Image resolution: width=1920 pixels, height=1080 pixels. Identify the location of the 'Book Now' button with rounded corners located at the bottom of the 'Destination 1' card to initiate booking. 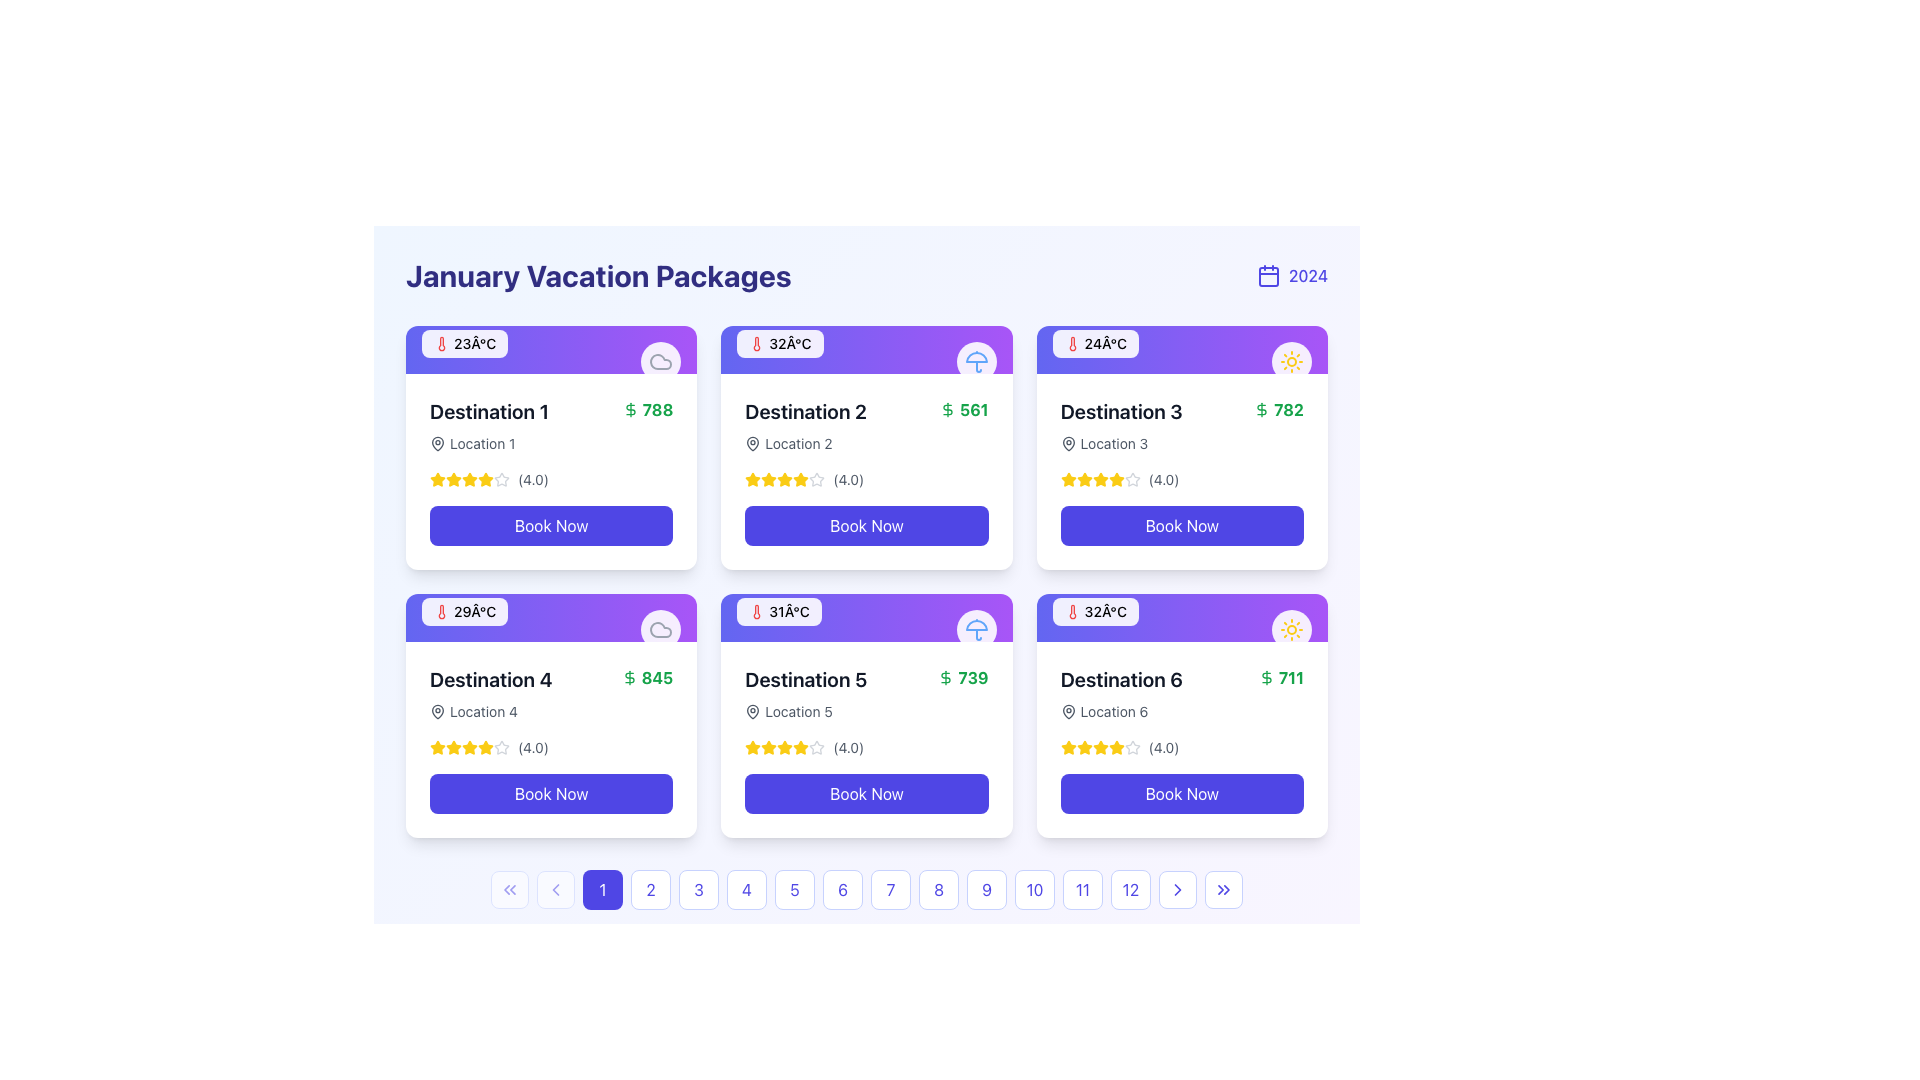
(551, 524).